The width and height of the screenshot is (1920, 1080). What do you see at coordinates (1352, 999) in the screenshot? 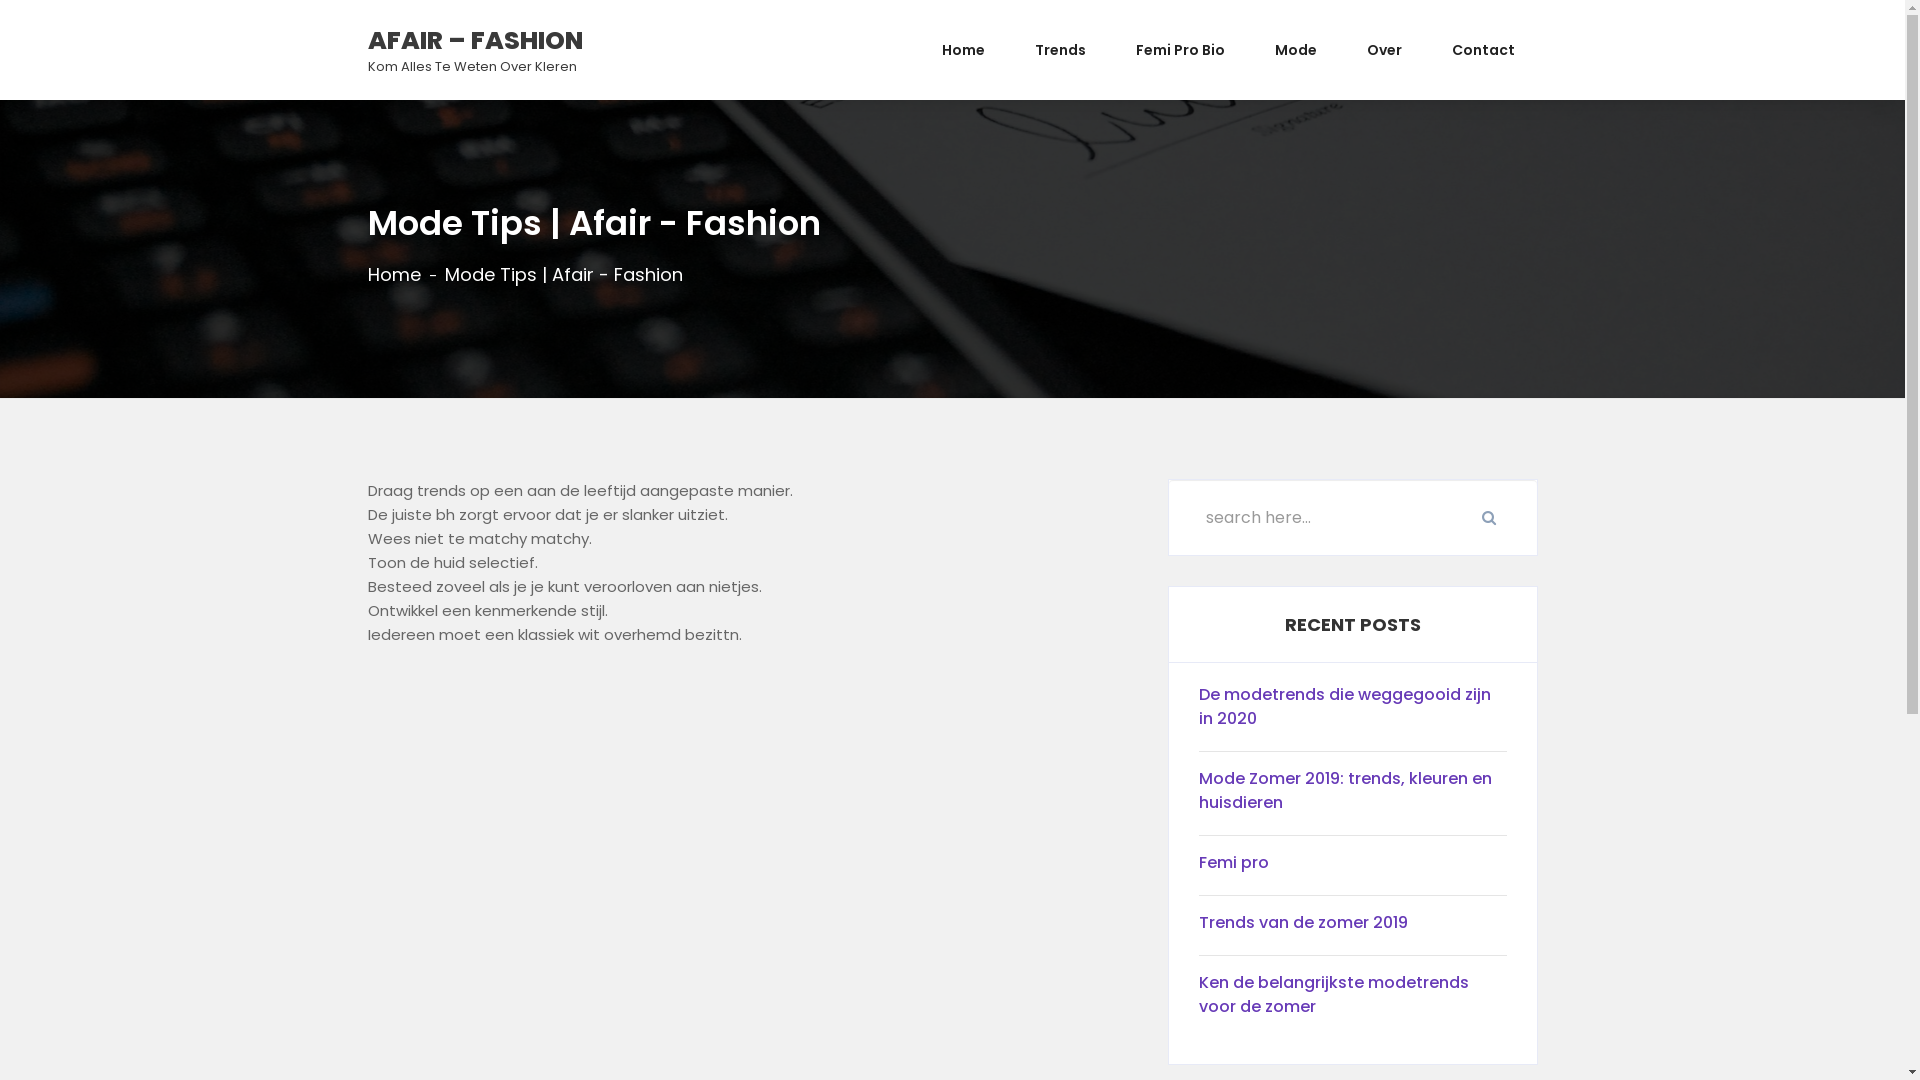
I see `'Ken de belangrijkste modetrends voor de zomer'` at bounding box center [1352, 999].